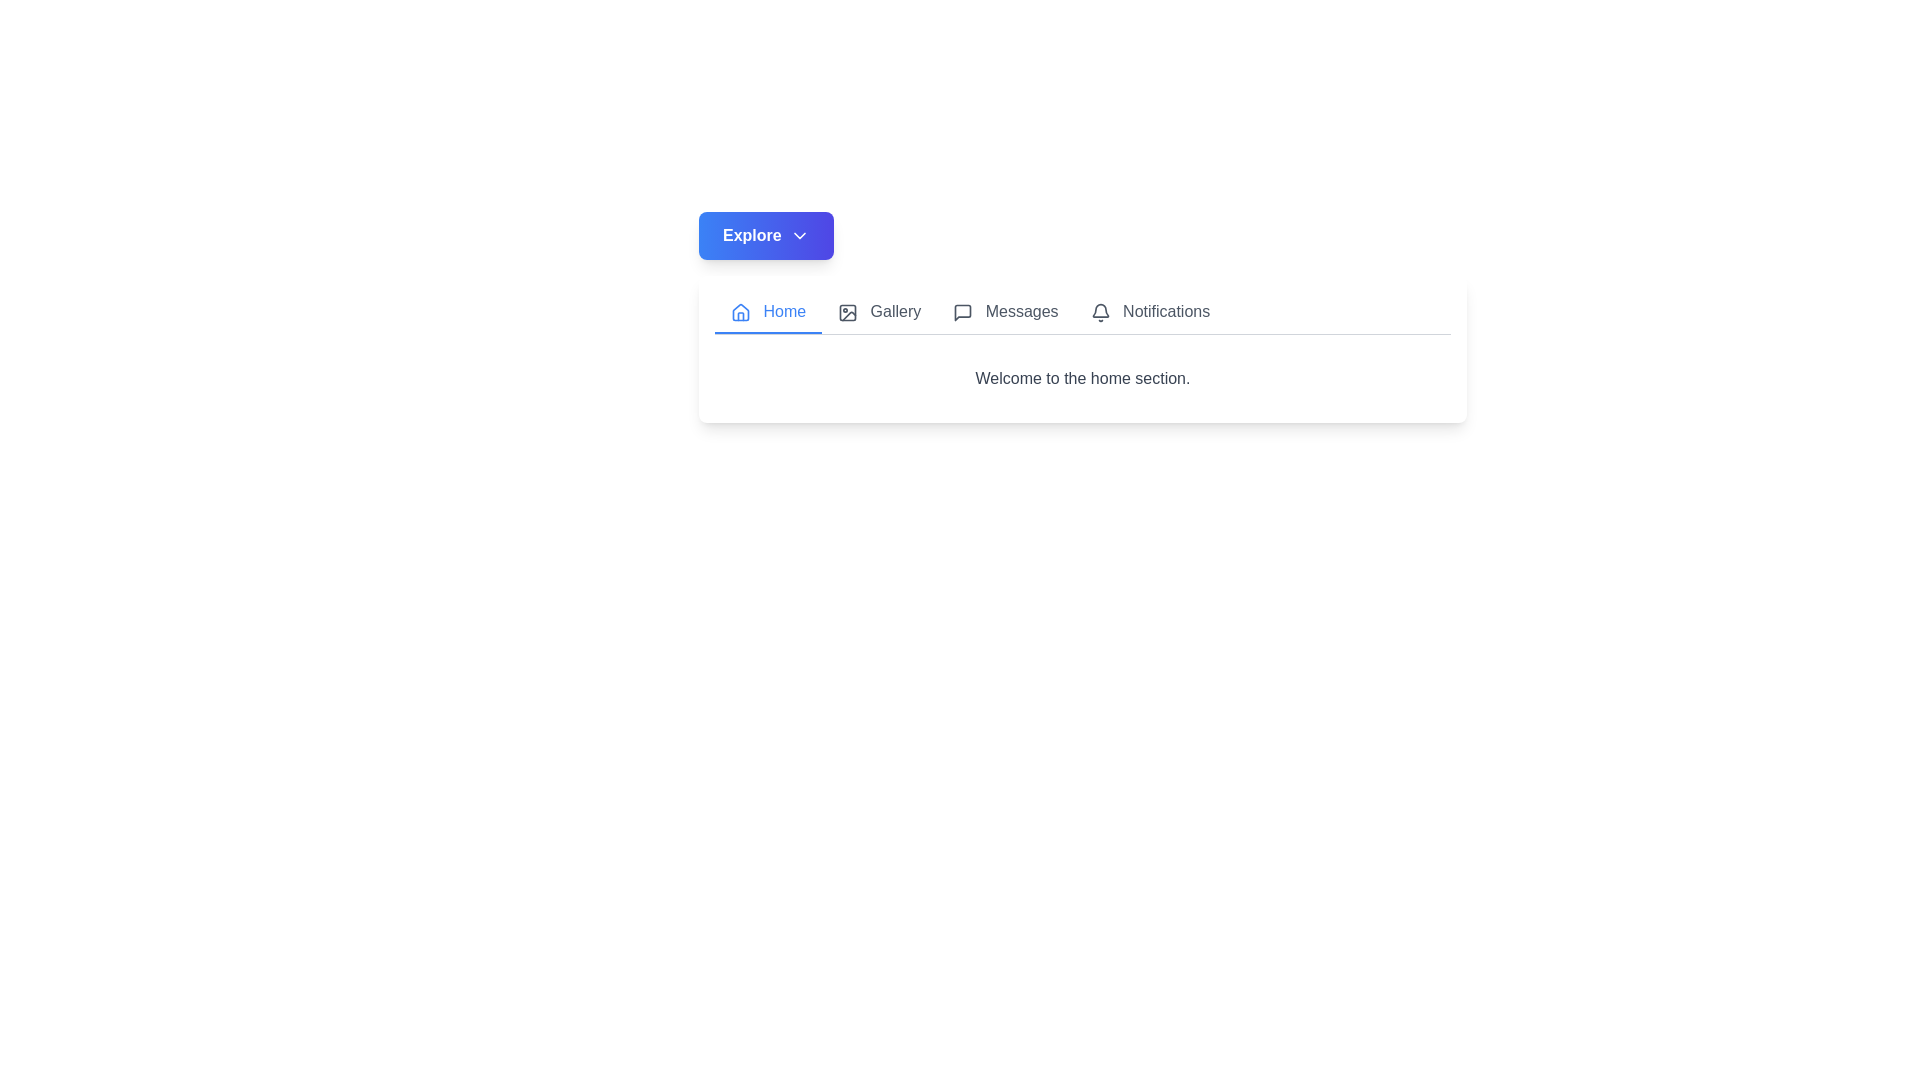 This screenshot has height=1080, width=1920. What do you see at coordinates (1099, 312) in the screenshot?
I see `the bell icon graphic located to the left of the 'Notifications' text label in the horizontal navigation bar` at bounding box center [1099, 312].